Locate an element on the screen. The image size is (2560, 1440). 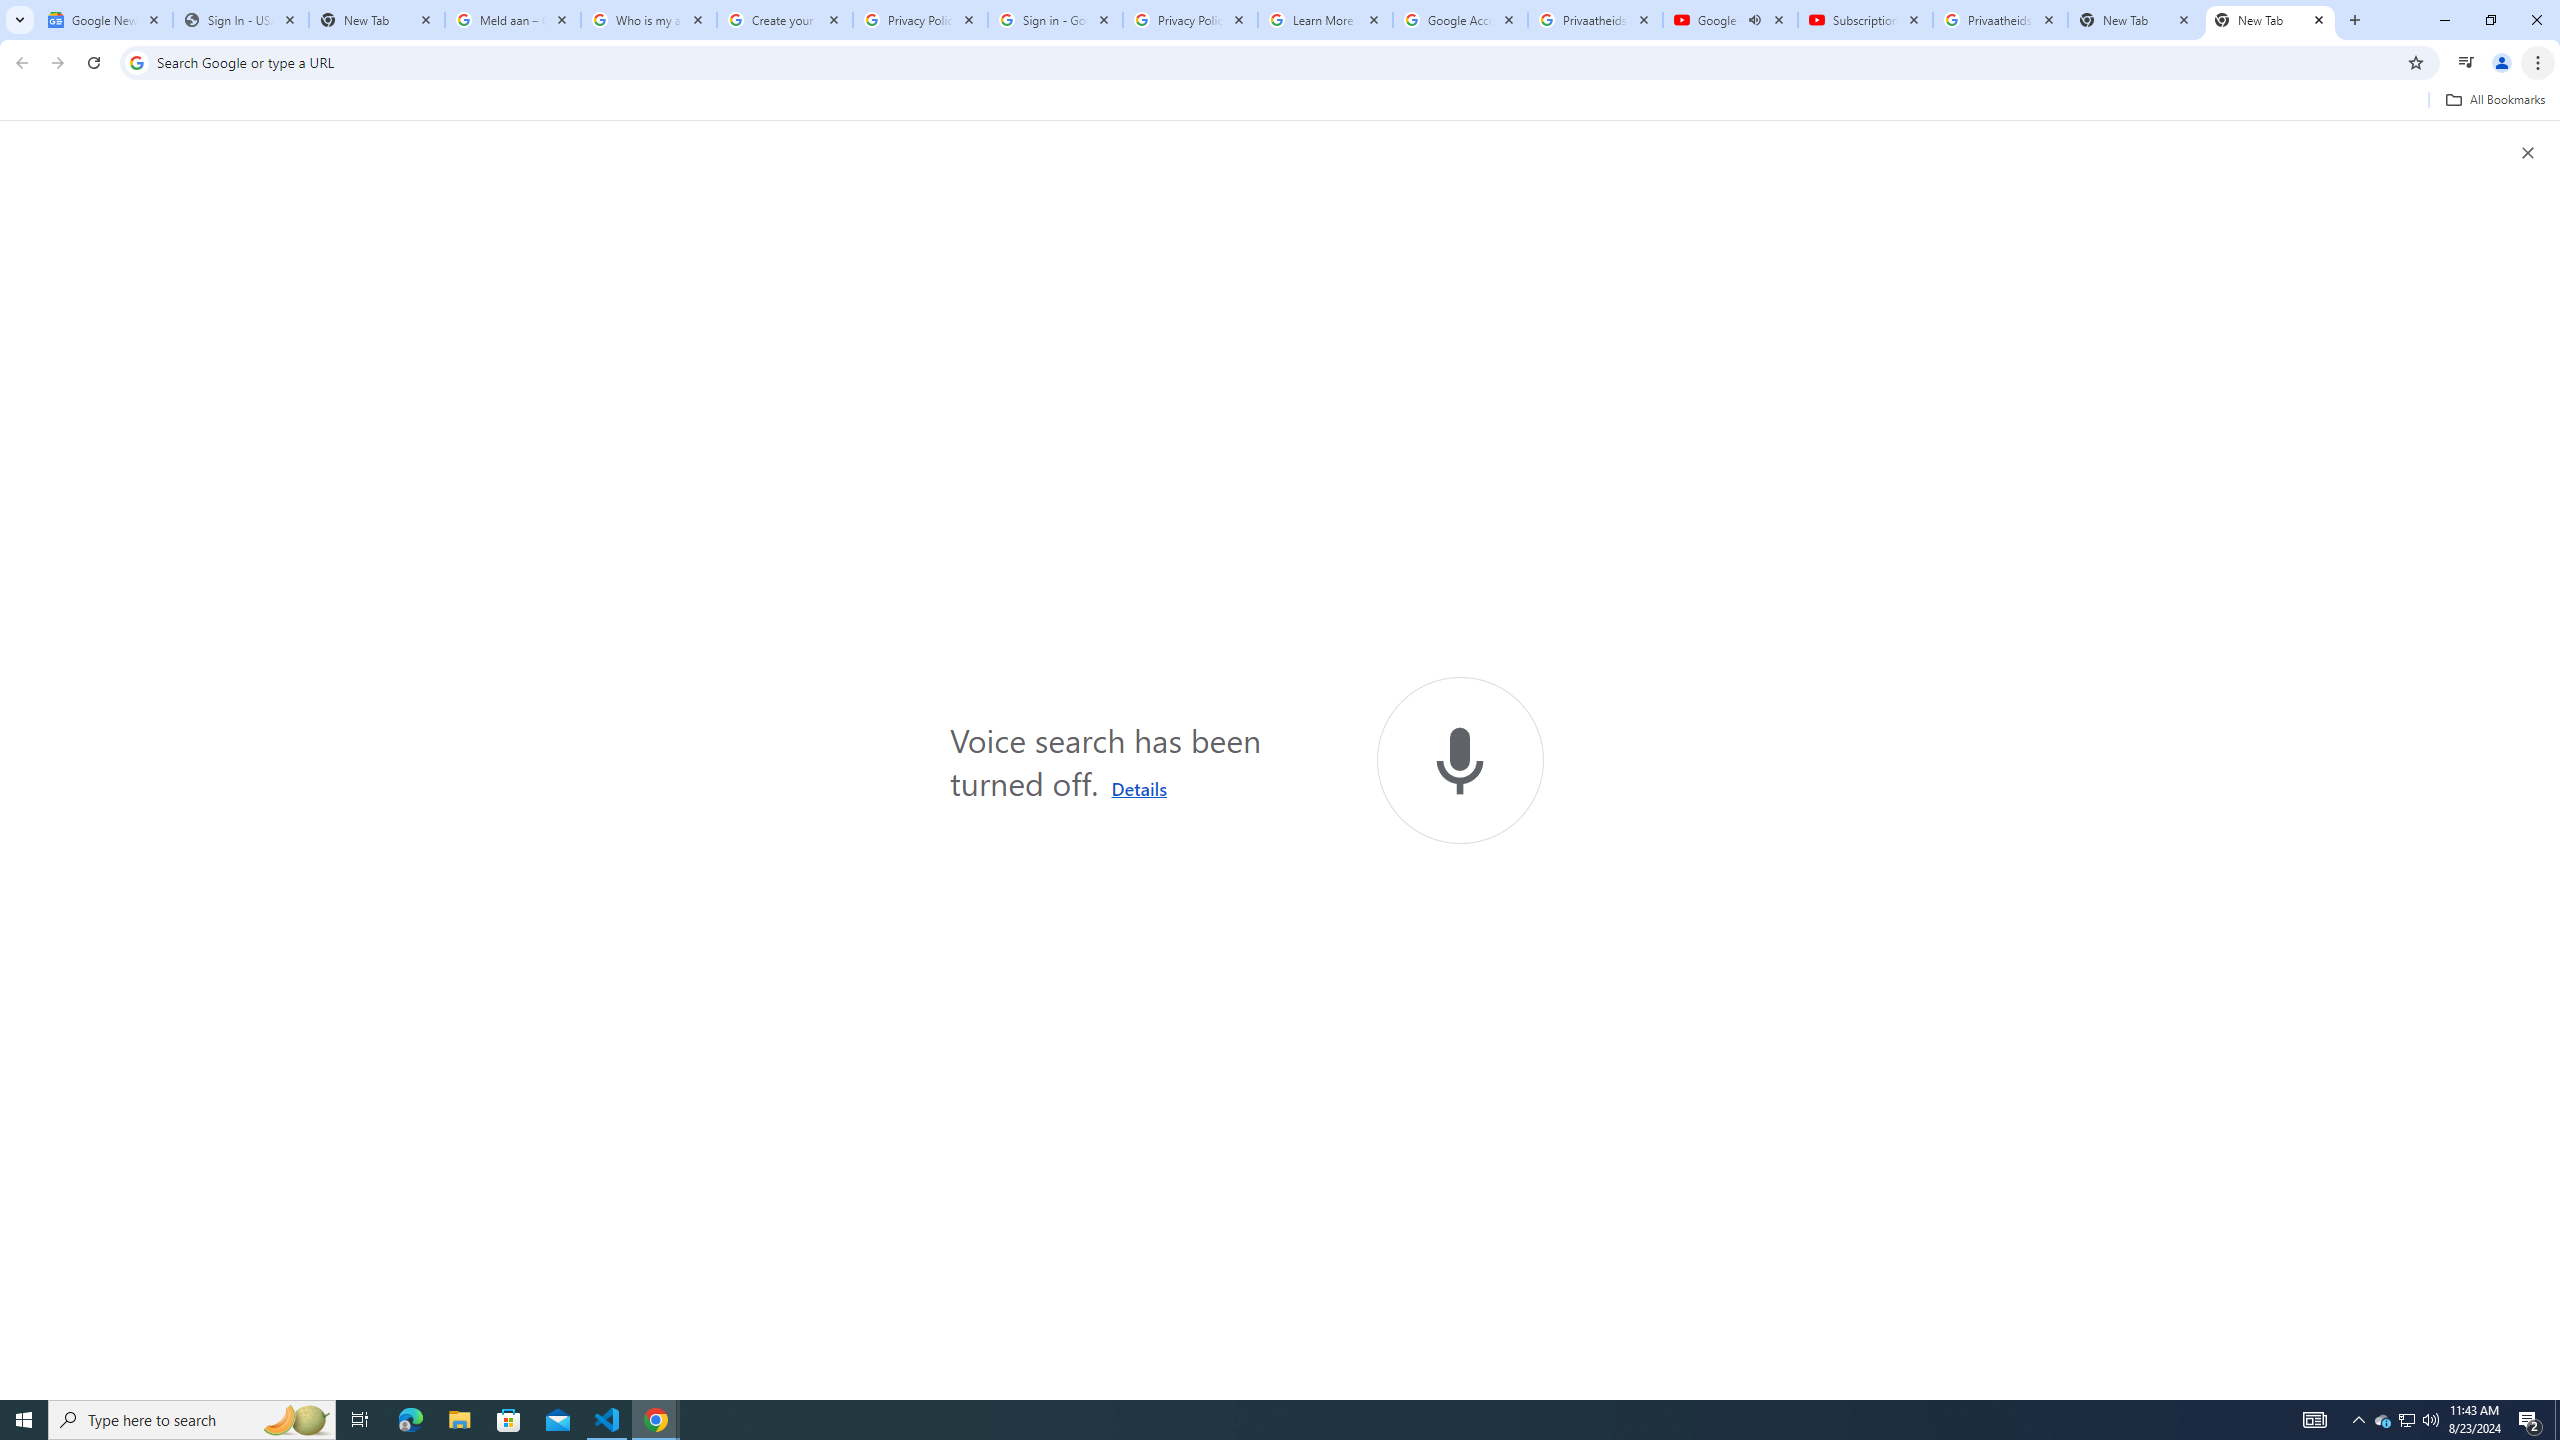
'Learn more about using a microphone' is located at coordinates (1138, 788).